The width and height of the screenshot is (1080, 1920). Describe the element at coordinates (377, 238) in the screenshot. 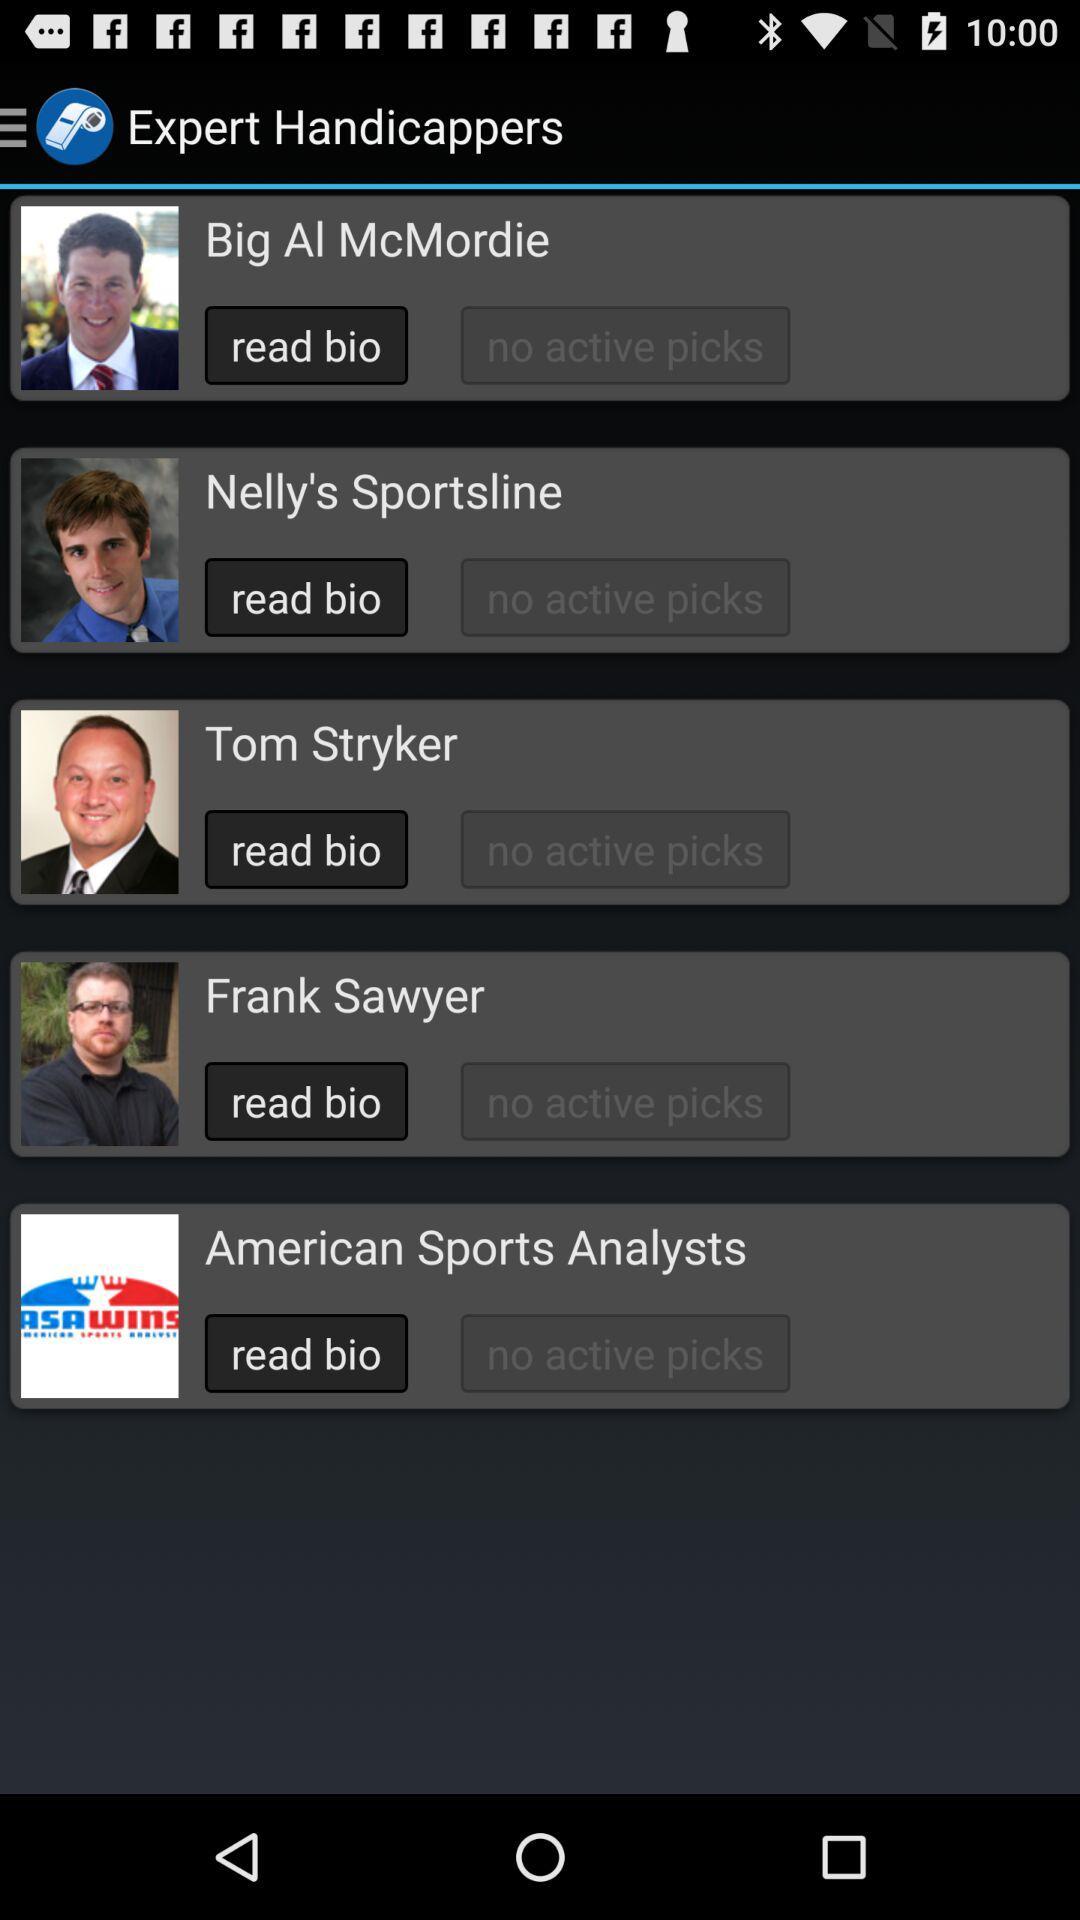

I see `the icon above the read bio` at that location.